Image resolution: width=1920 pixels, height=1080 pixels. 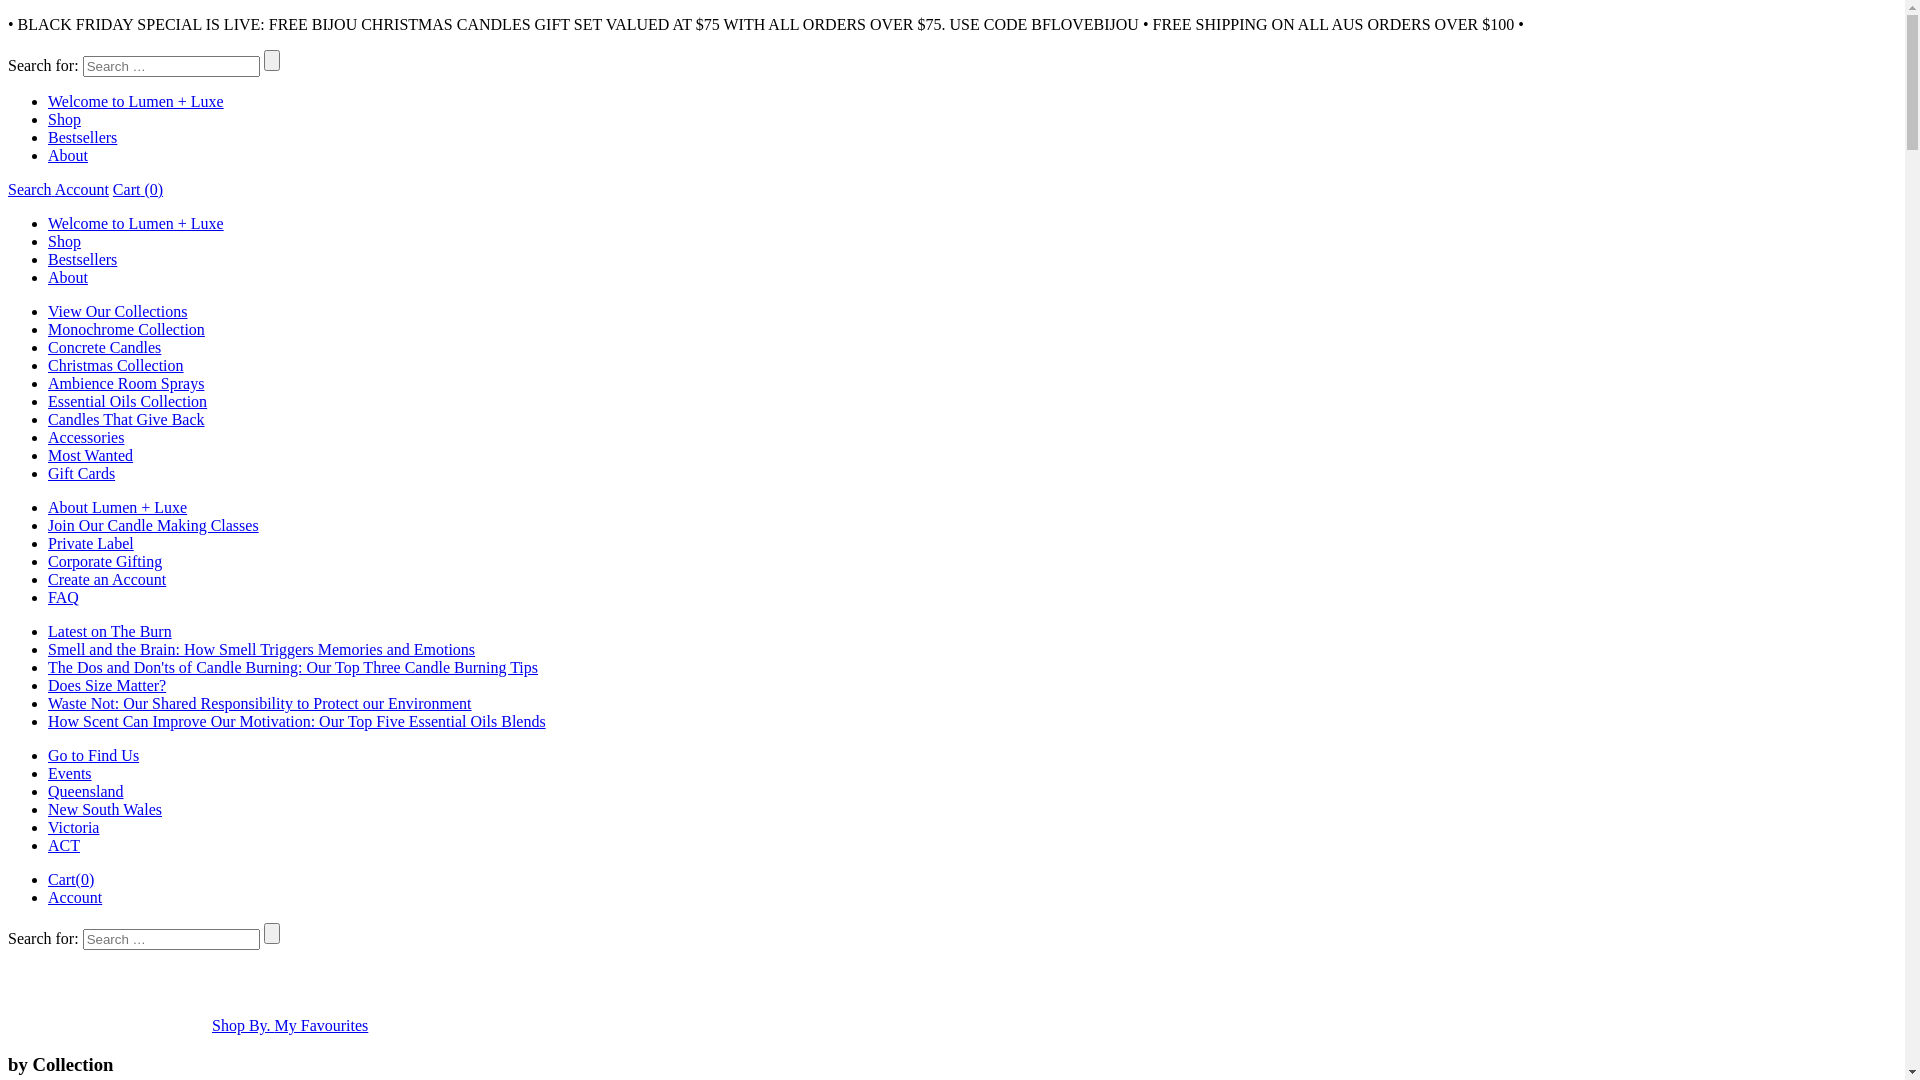 I want to click on 'Cart(0)', so click(x=48, y=878).